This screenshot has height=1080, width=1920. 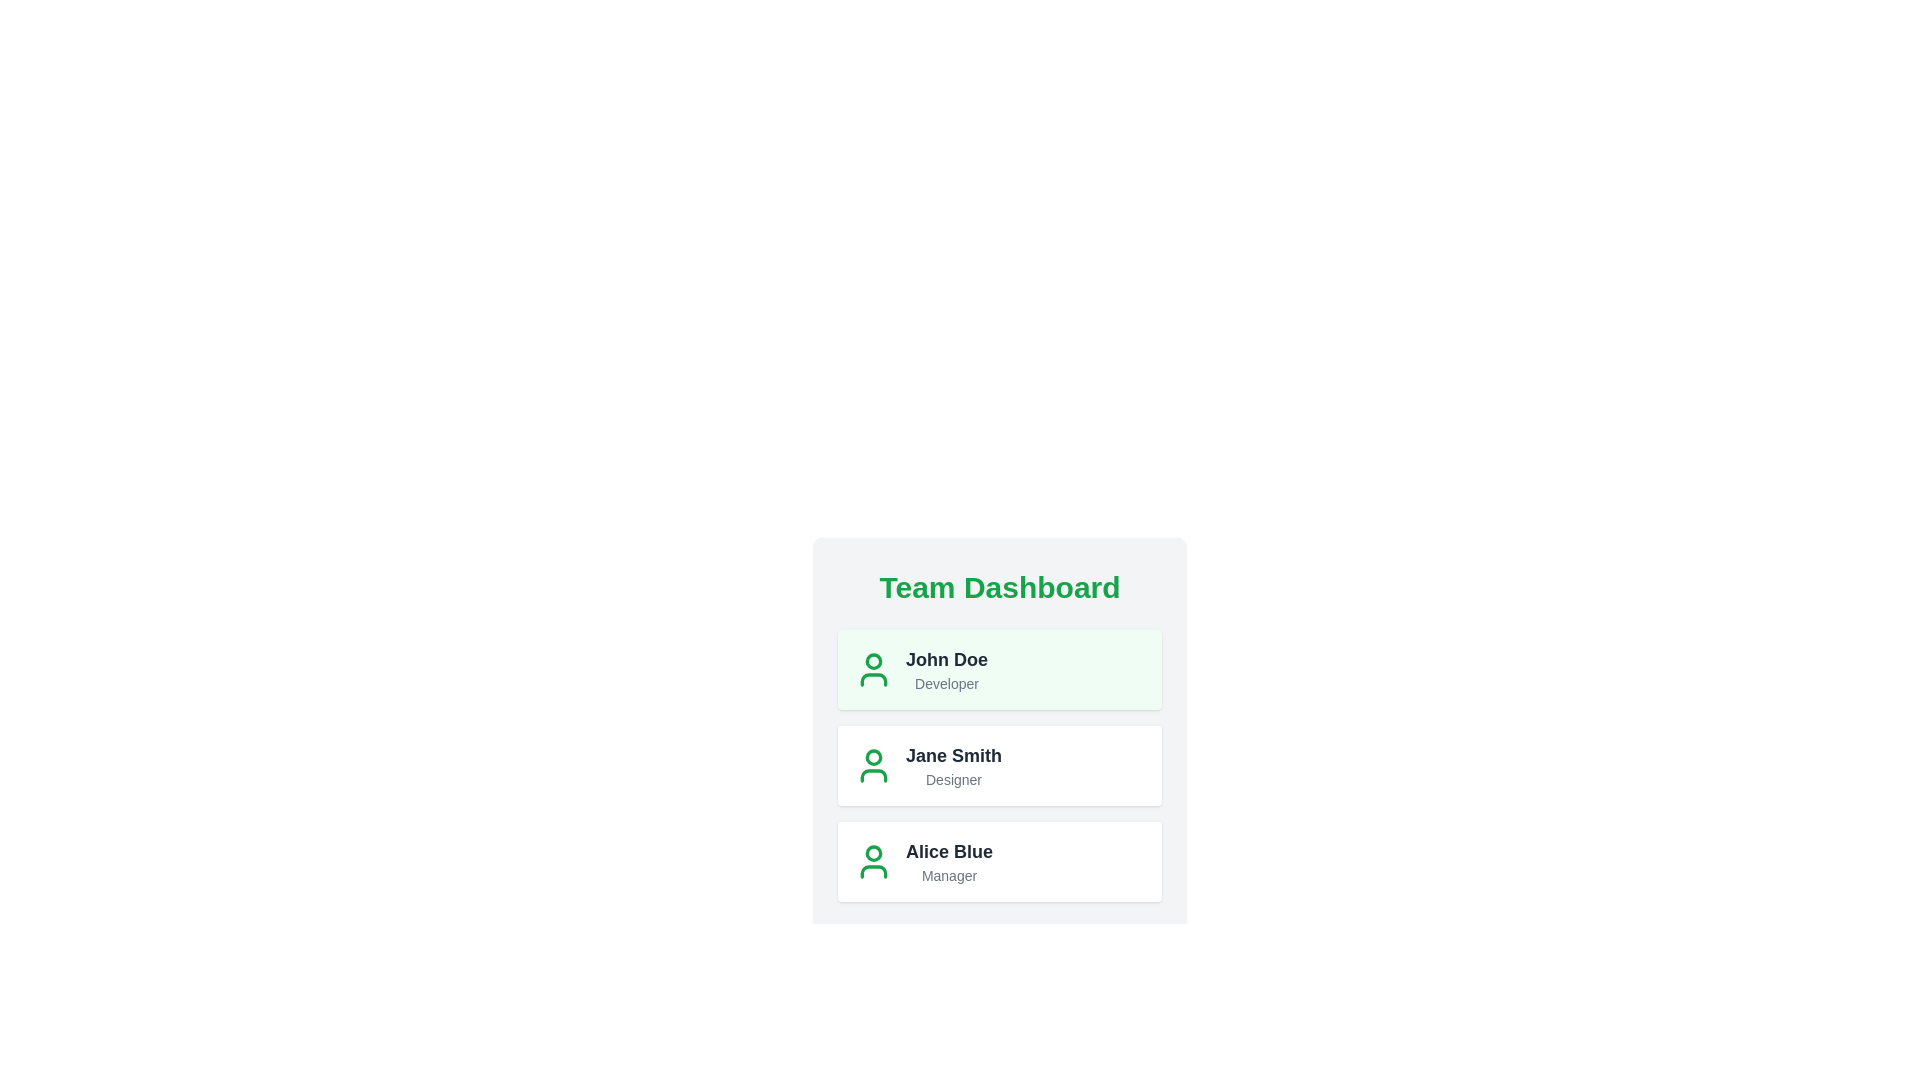 What do you see at coordinates (945, 682) in the screenshot?
I see `the static text label displaying 'Developer', which is positioned directly beneath the name label 'John Doe' and aligned to the left` at bounding box center [945, 682].